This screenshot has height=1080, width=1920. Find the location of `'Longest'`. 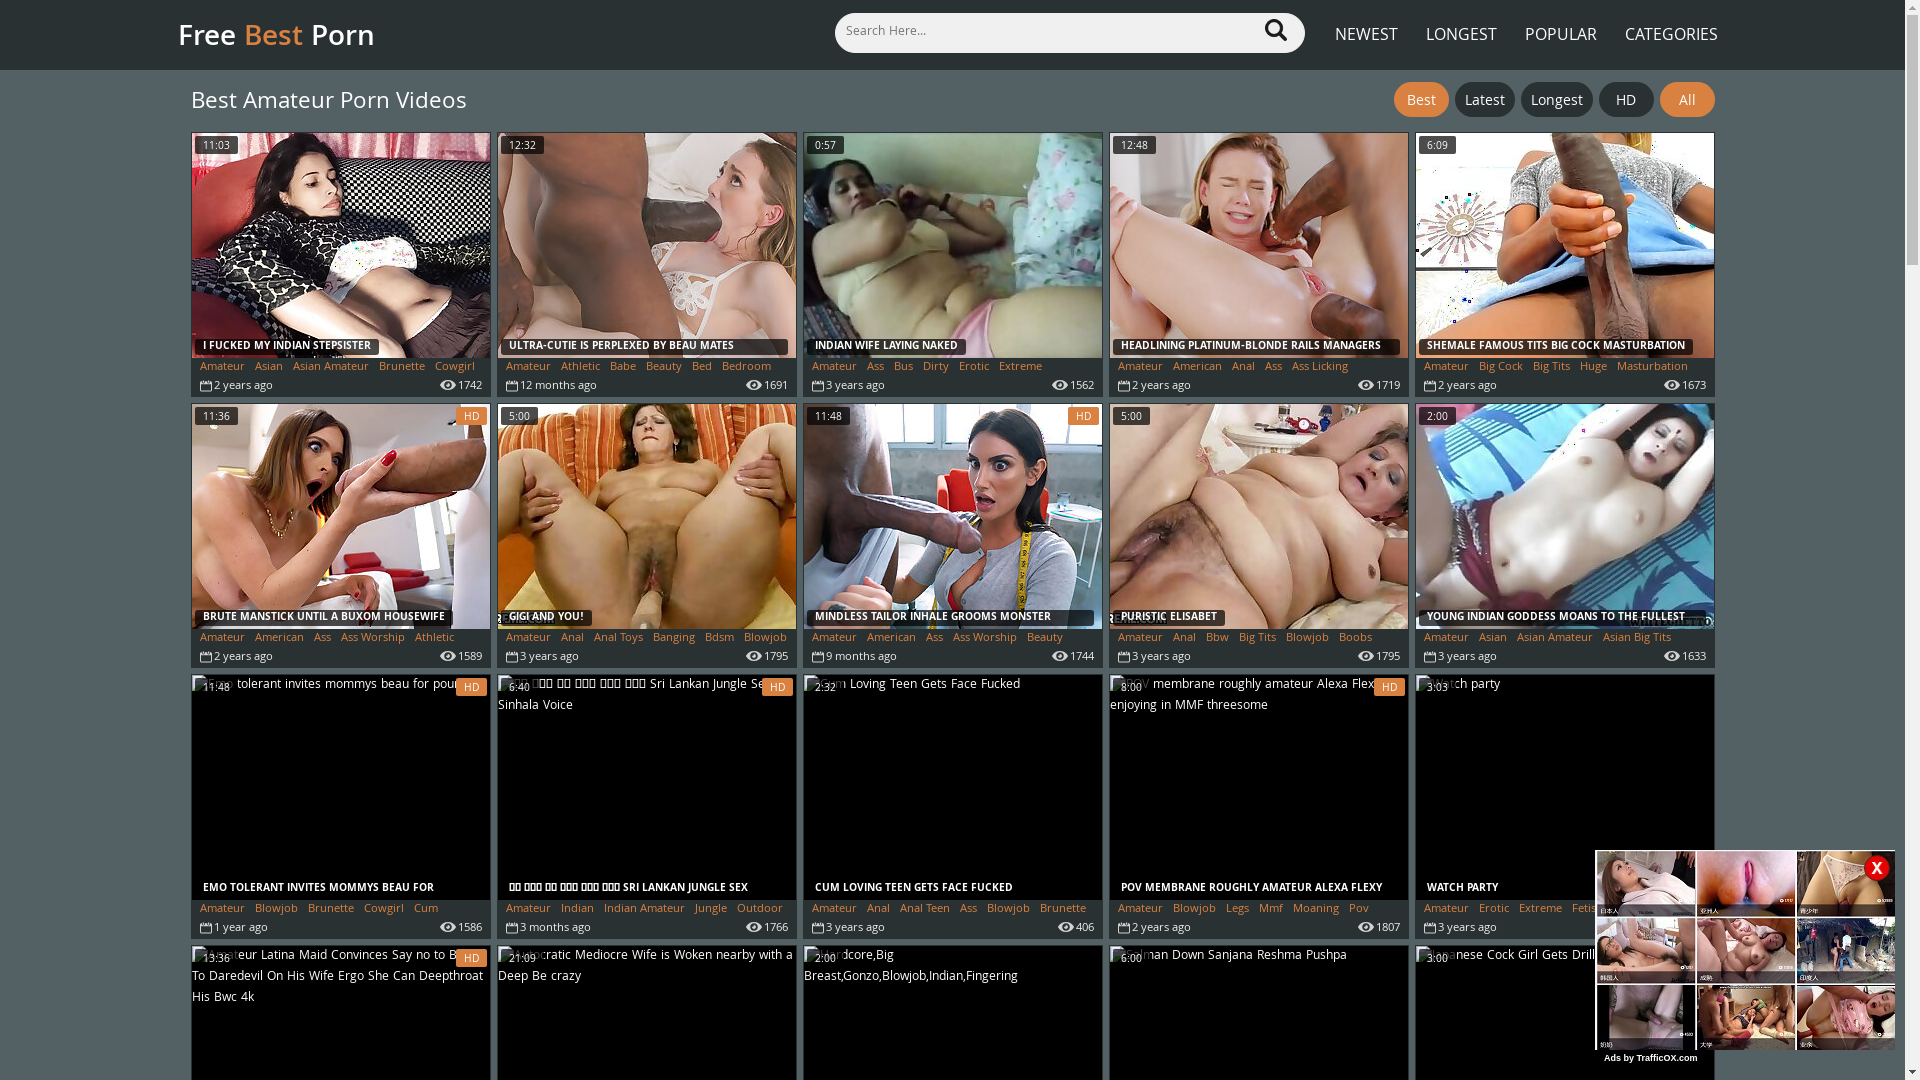

'Longest' is located at coordinates (1520, 99).